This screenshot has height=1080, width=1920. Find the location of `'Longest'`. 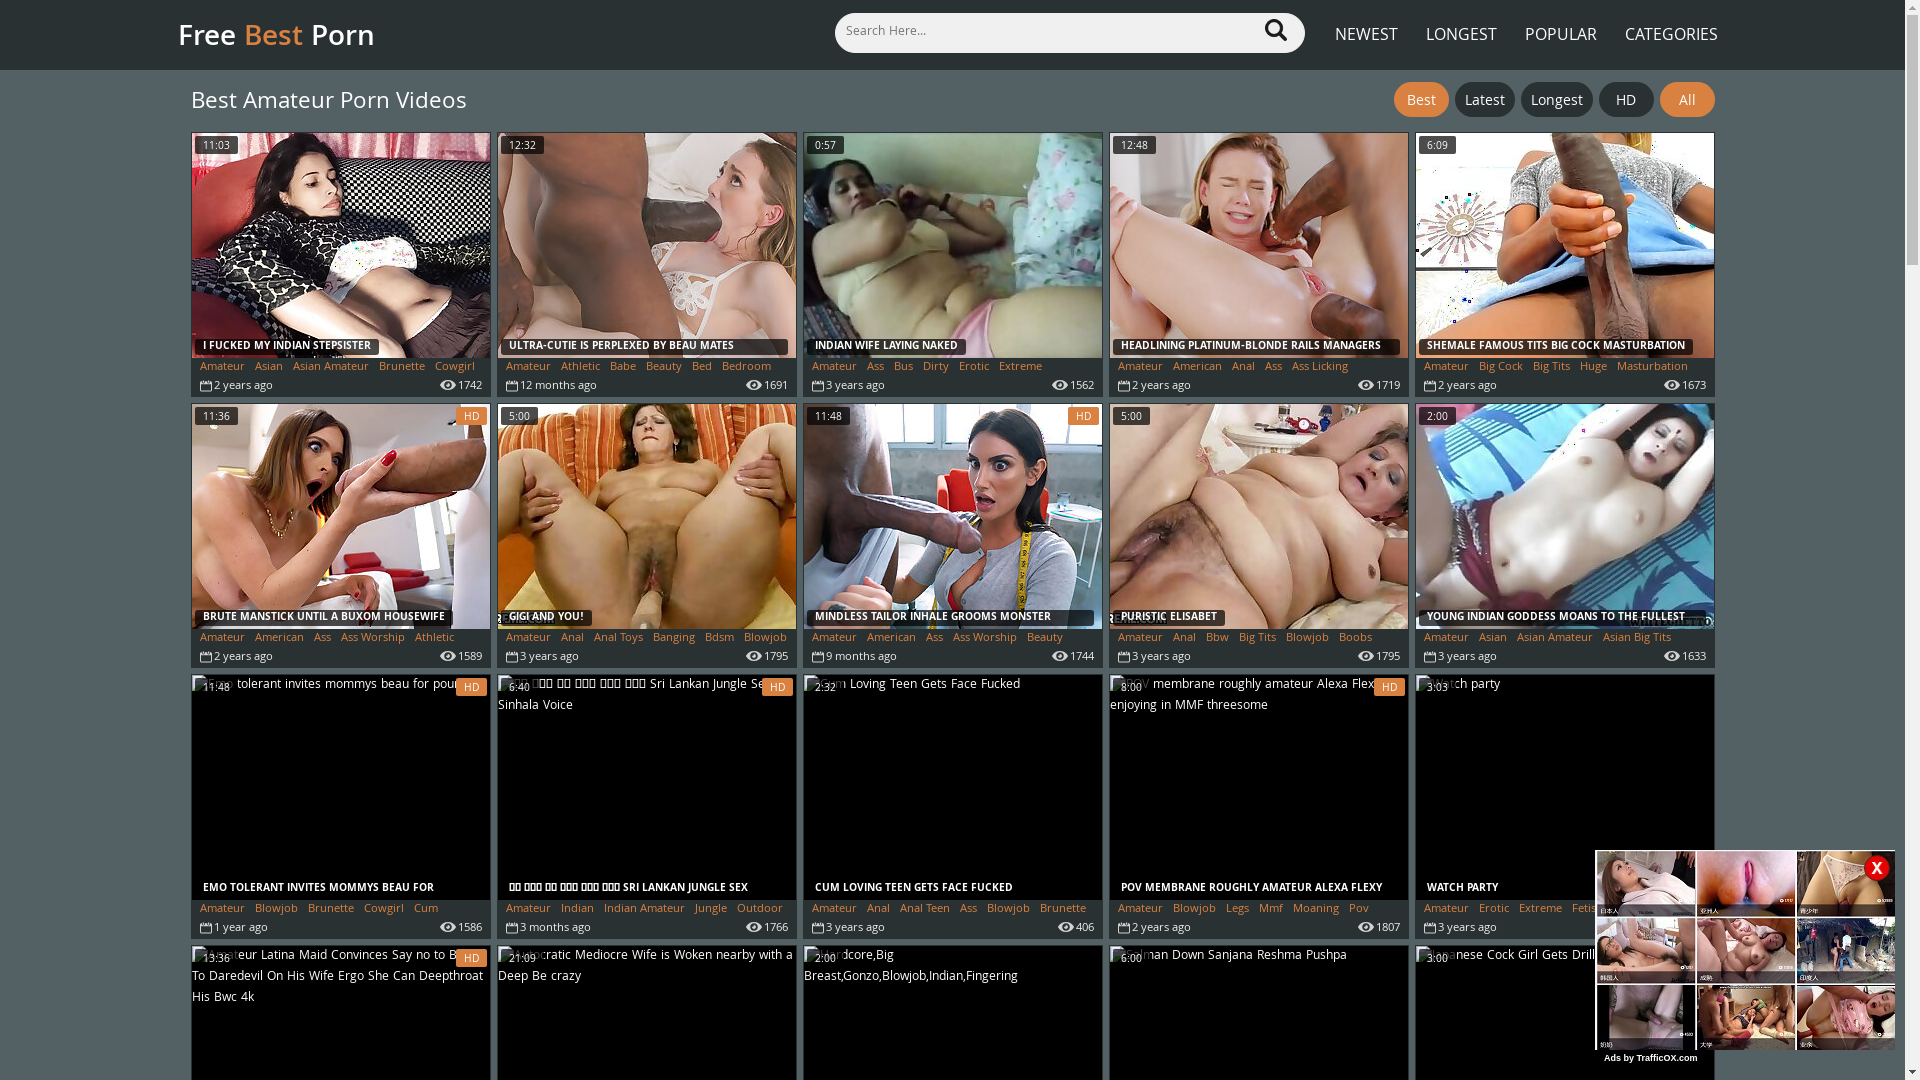

'Longest' is located at coordinates (1520, 99).